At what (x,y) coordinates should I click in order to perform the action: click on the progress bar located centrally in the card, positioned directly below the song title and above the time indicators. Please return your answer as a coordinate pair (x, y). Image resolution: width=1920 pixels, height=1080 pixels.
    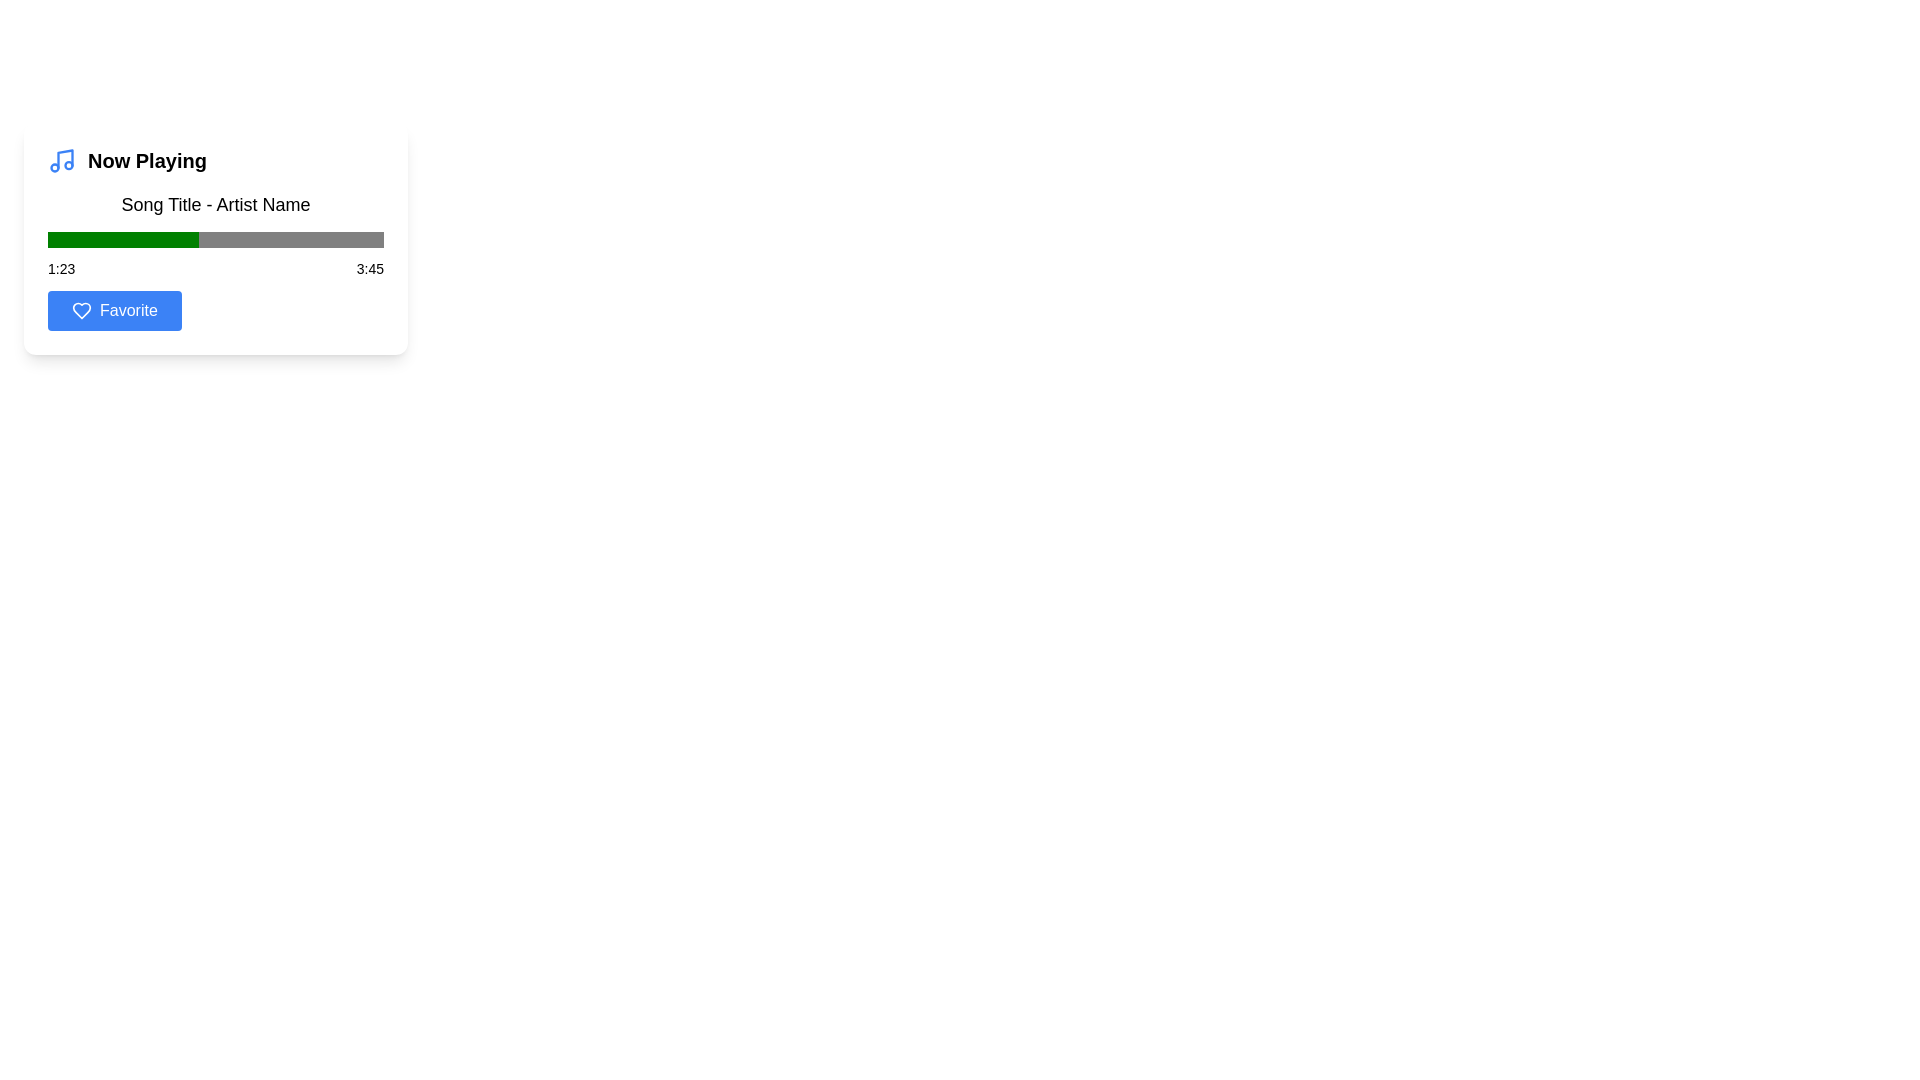
    Looking at the image, I should click on (216, 238).